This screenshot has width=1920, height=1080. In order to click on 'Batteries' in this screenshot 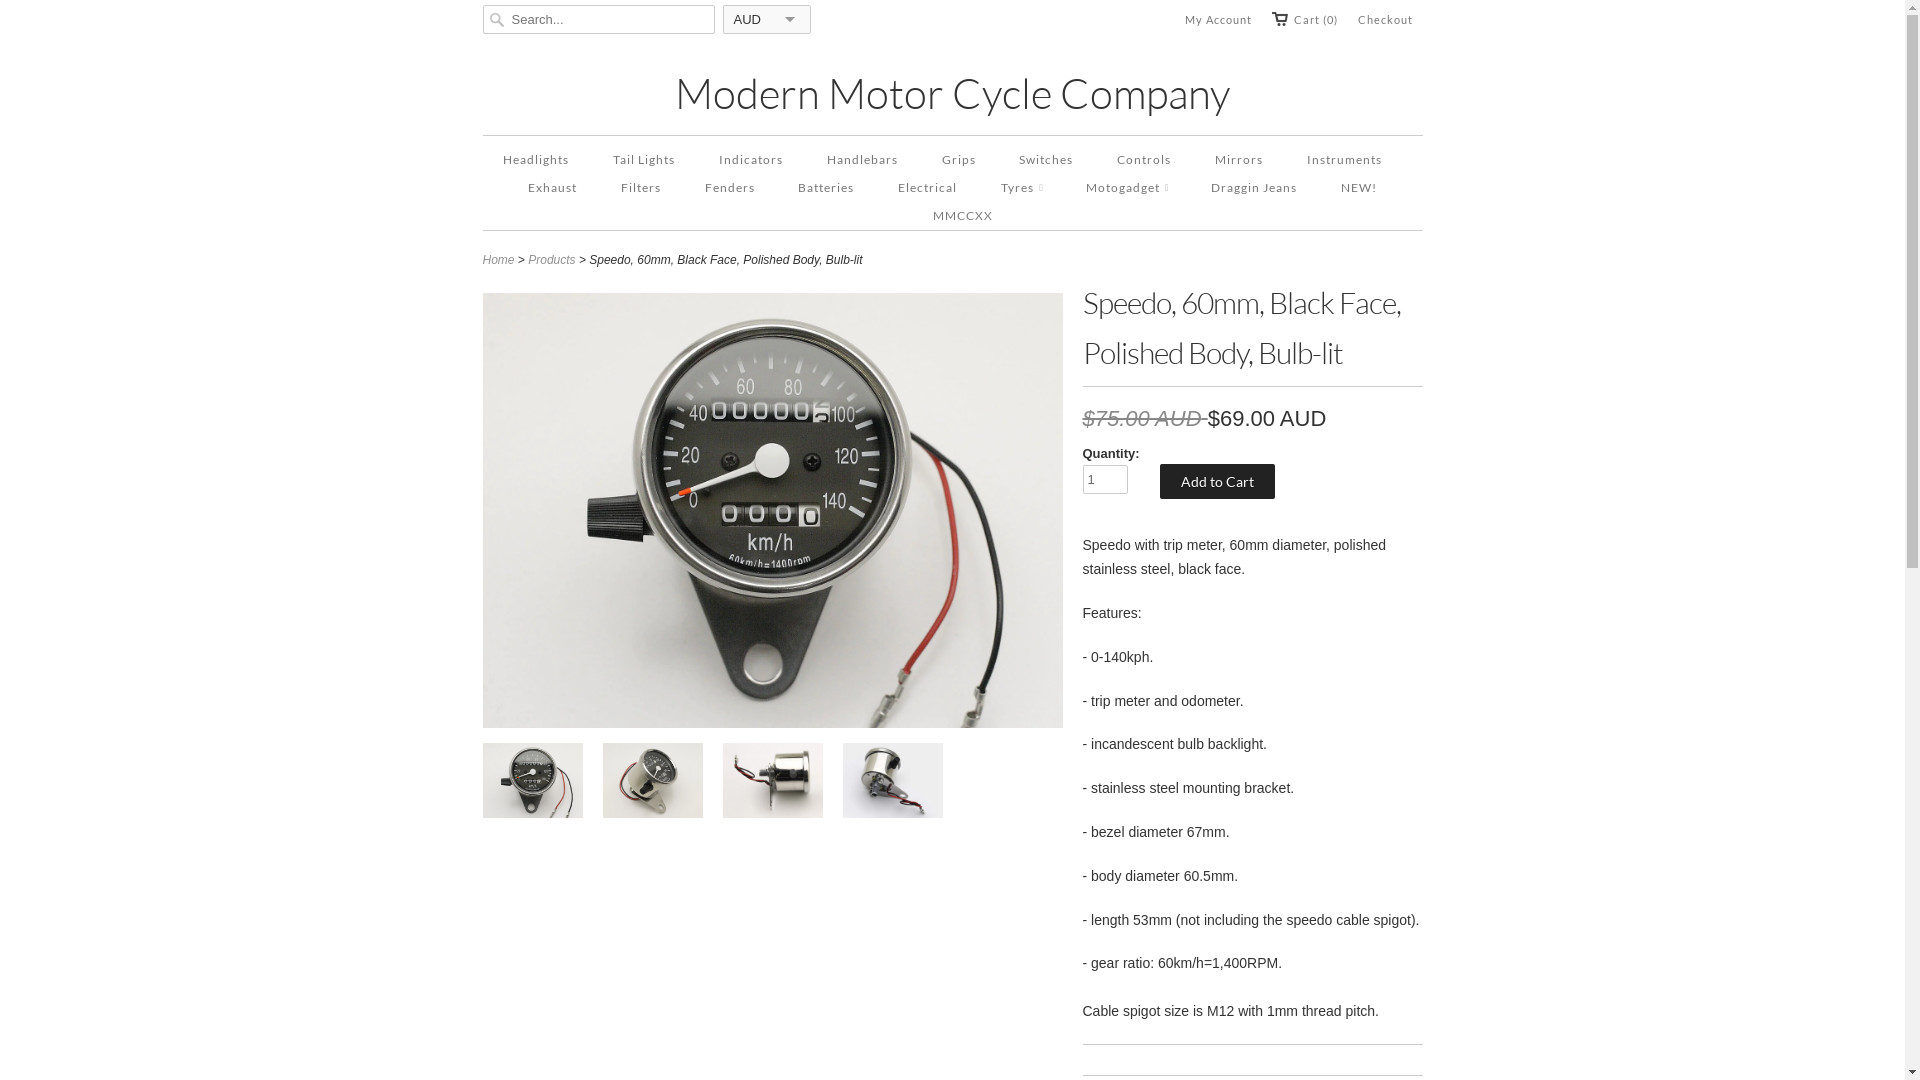, I will do `click(825, 188)`.